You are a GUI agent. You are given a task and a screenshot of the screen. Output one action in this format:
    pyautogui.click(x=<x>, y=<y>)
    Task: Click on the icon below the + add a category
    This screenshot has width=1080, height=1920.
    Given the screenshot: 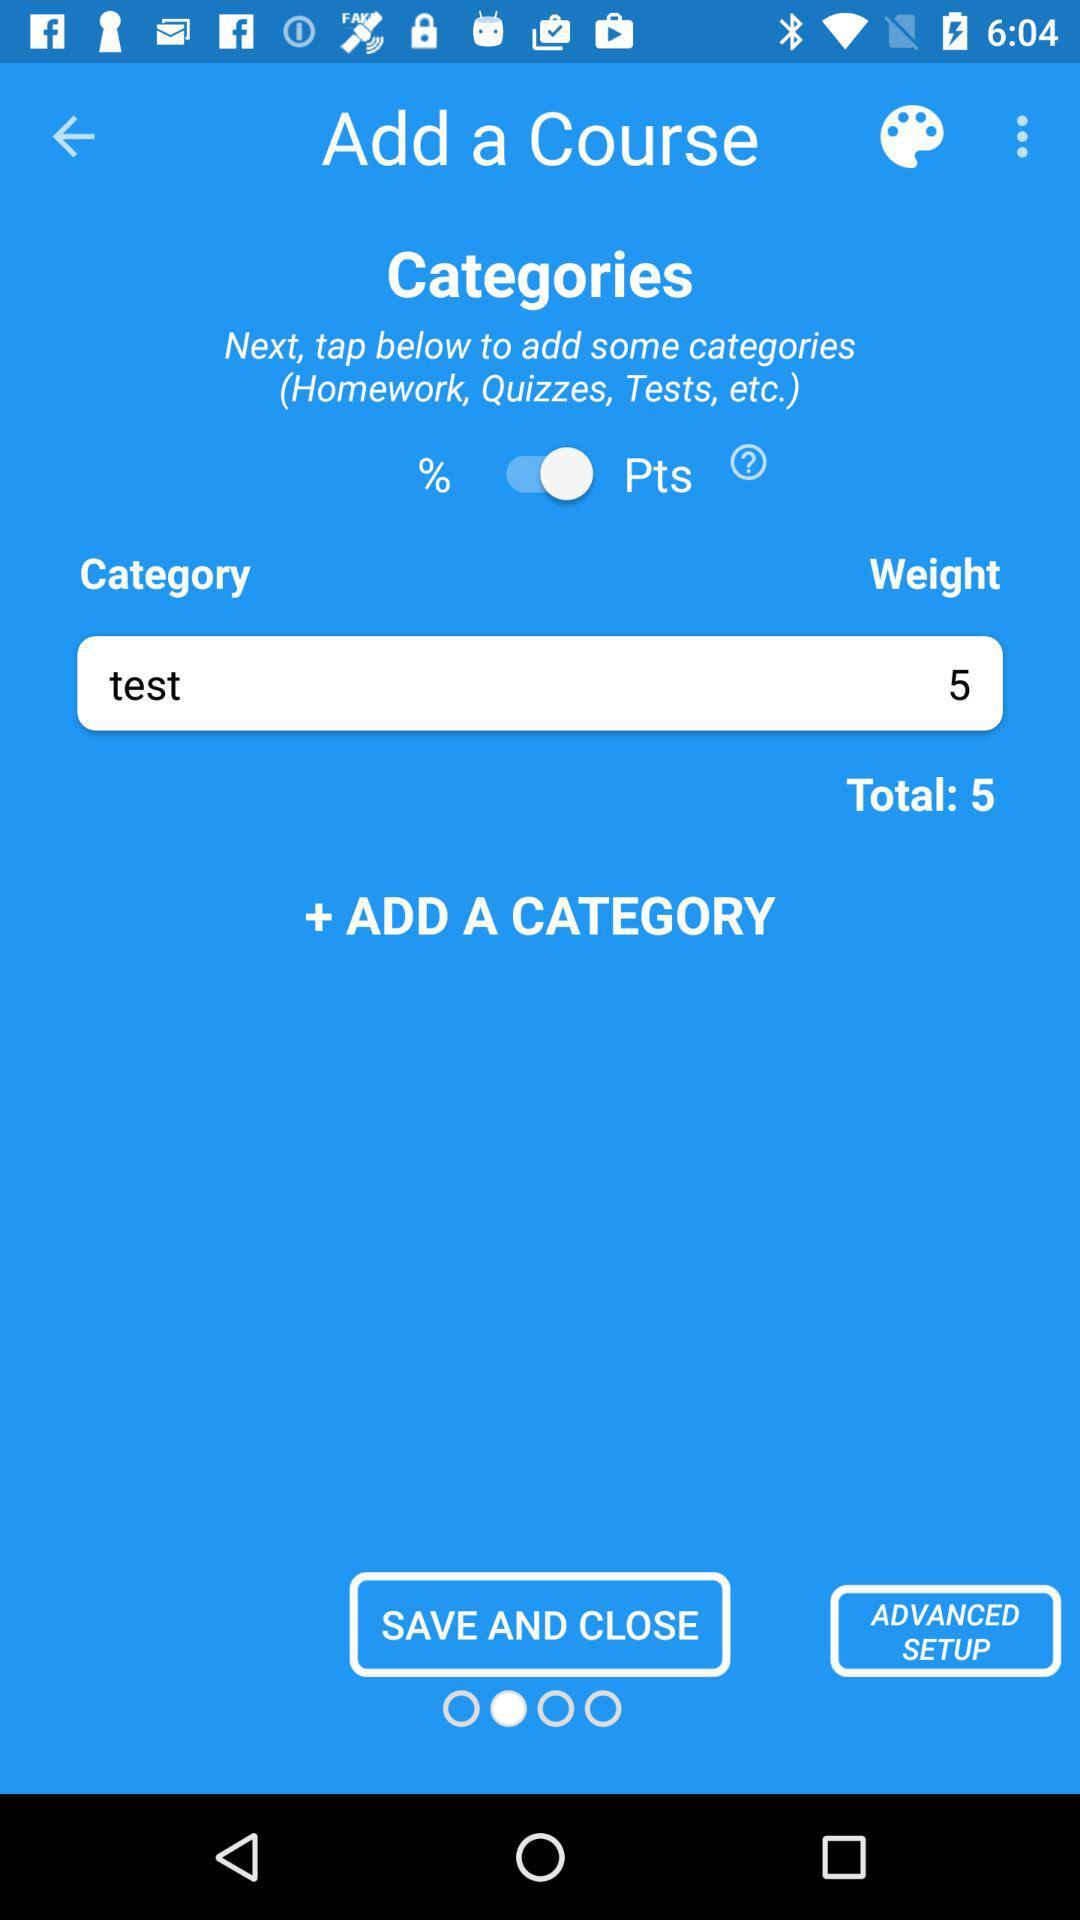 What is the action you would take?
    pyautogui.click(x=540, y=1624)
    